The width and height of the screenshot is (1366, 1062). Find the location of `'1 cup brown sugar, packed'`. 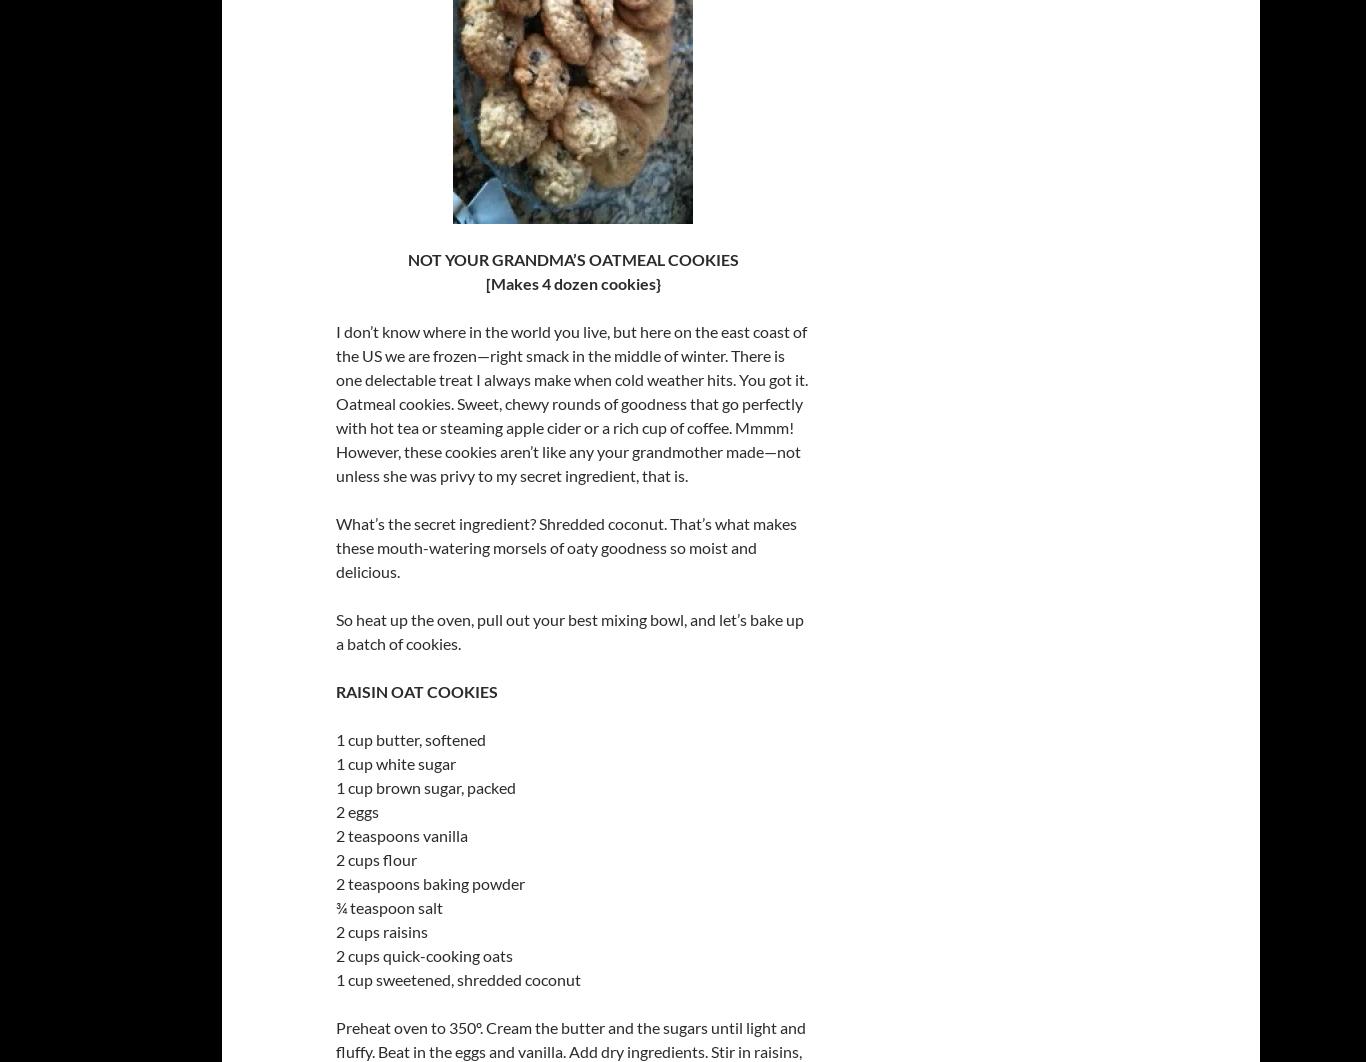

'1 cup brown sugar, packed' is located at coordinates (336, 787).